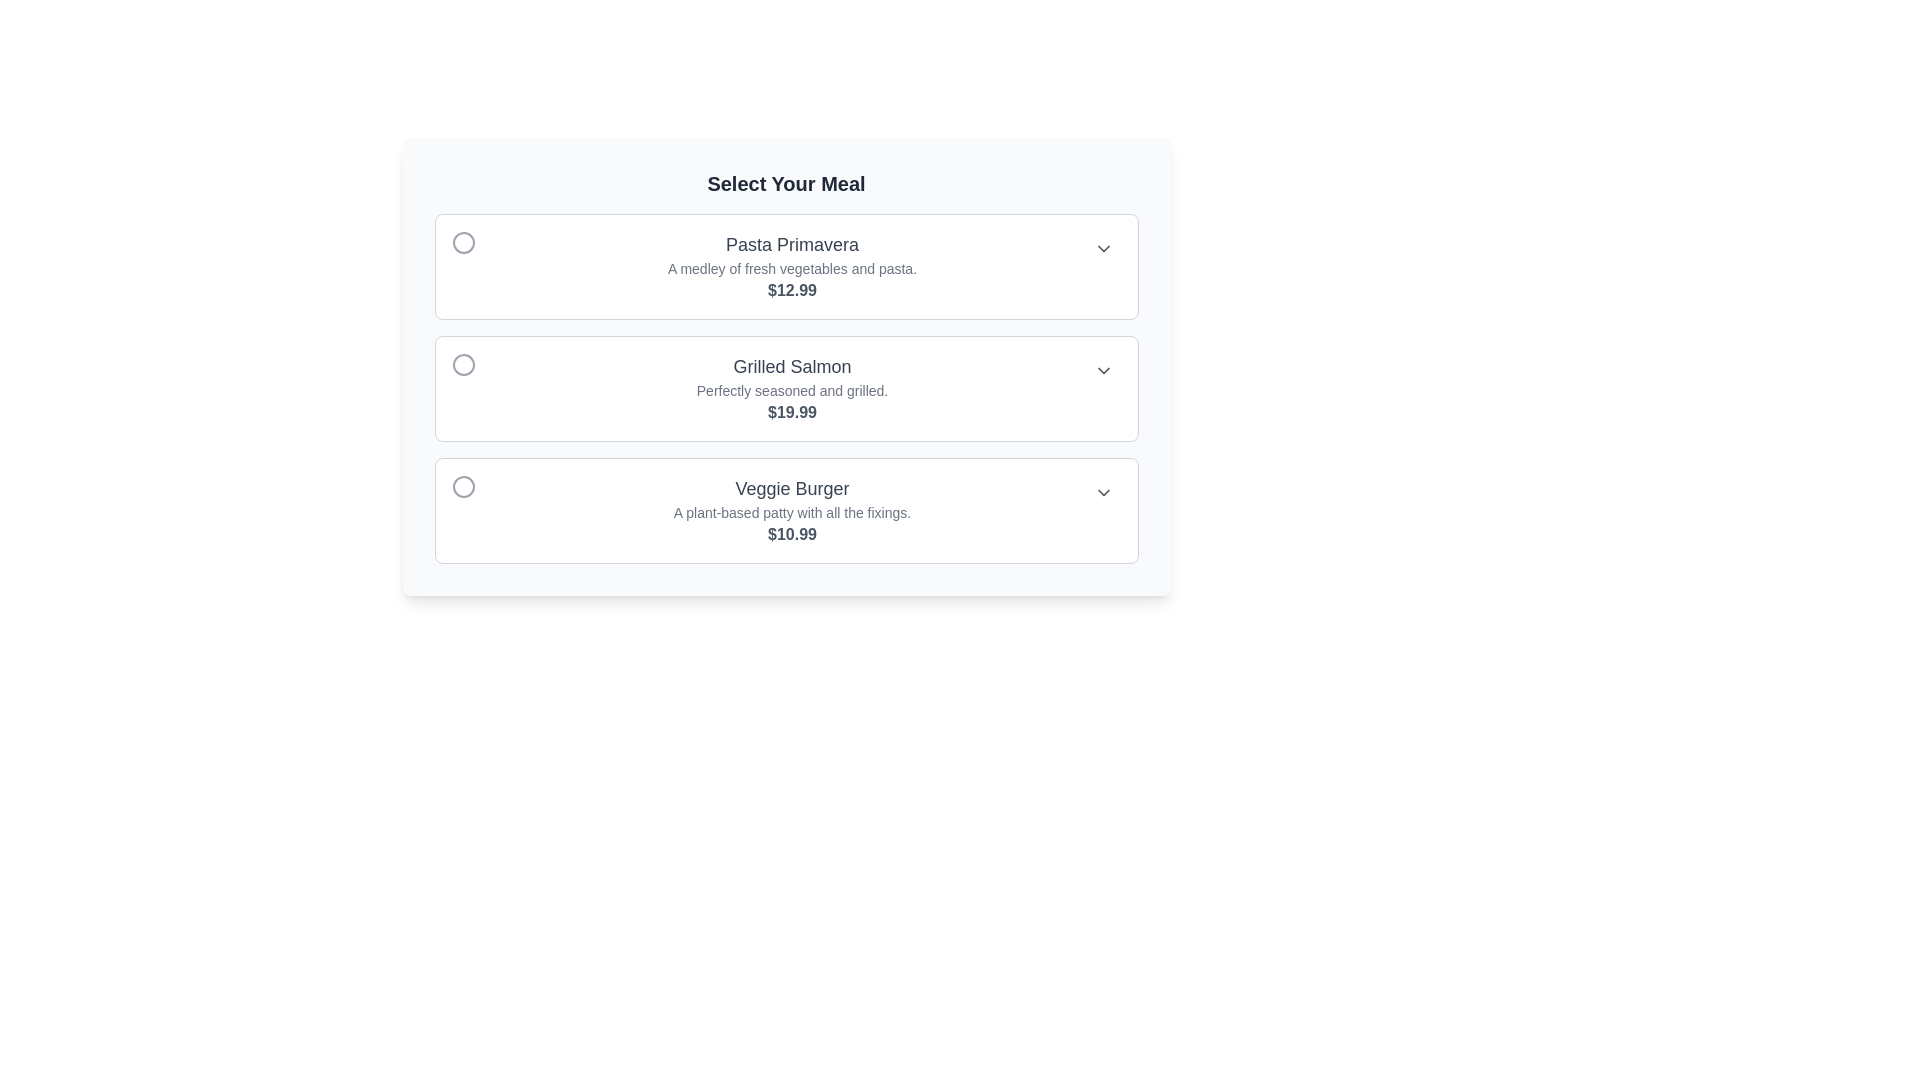  I want to click on the radio button outline, which is a small circle with a thin gray border located to the left of 'Grilled Salmon' in the meal options list, so click(474, 365).